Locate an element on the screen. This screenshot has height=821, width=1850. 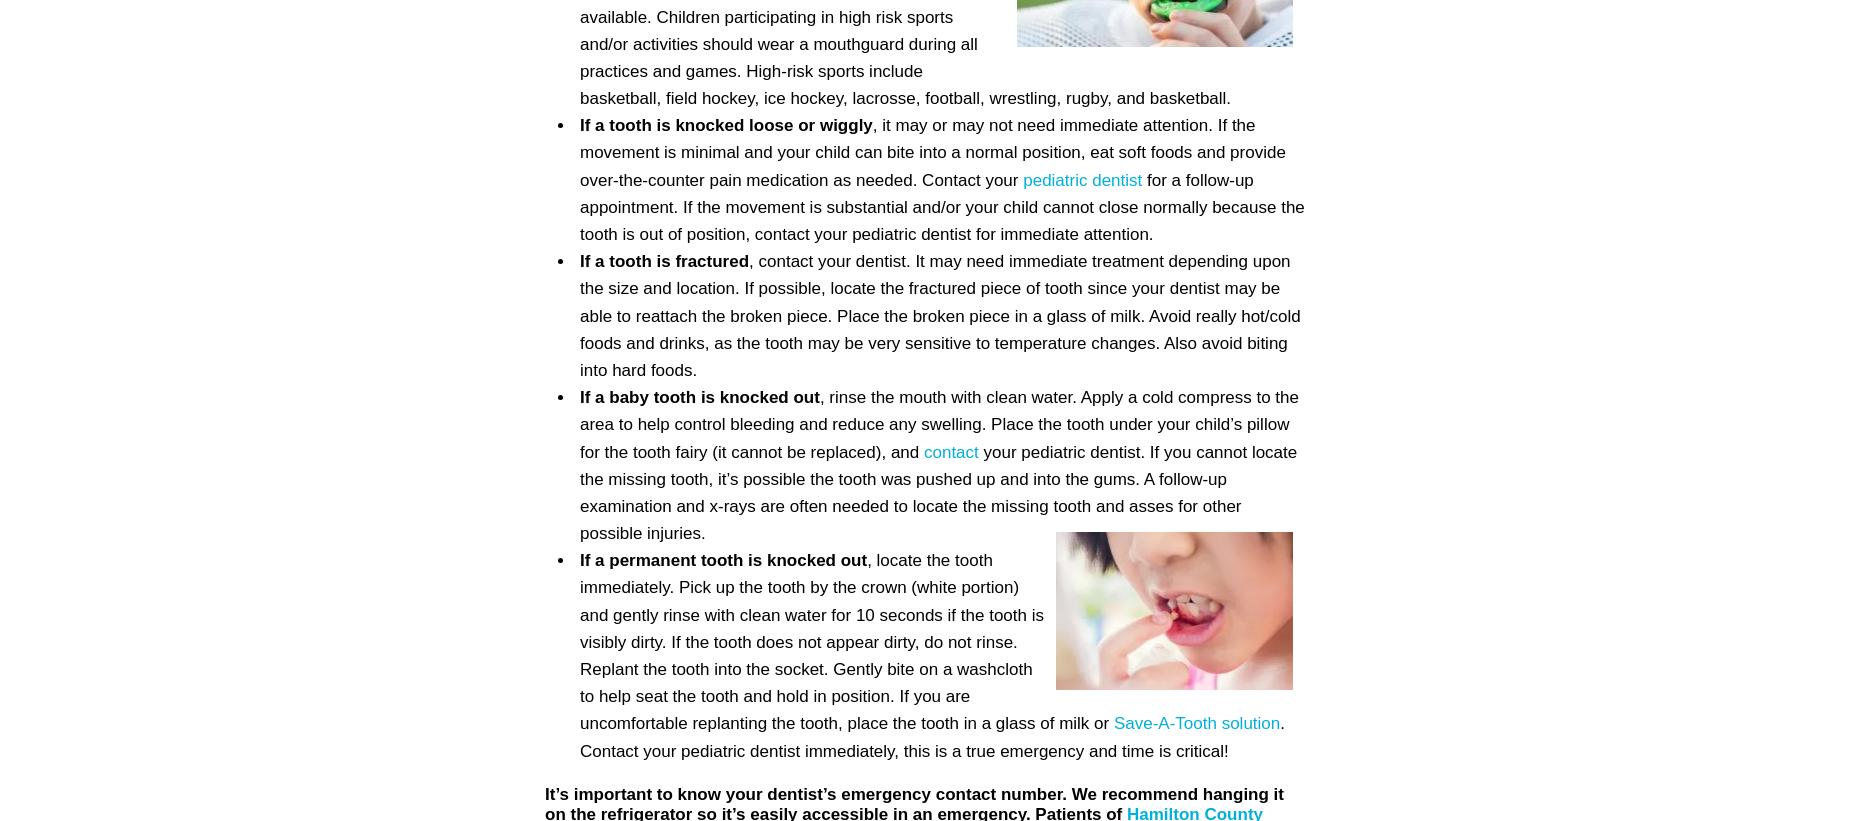
'contact' is located at coordinates (949, 451).